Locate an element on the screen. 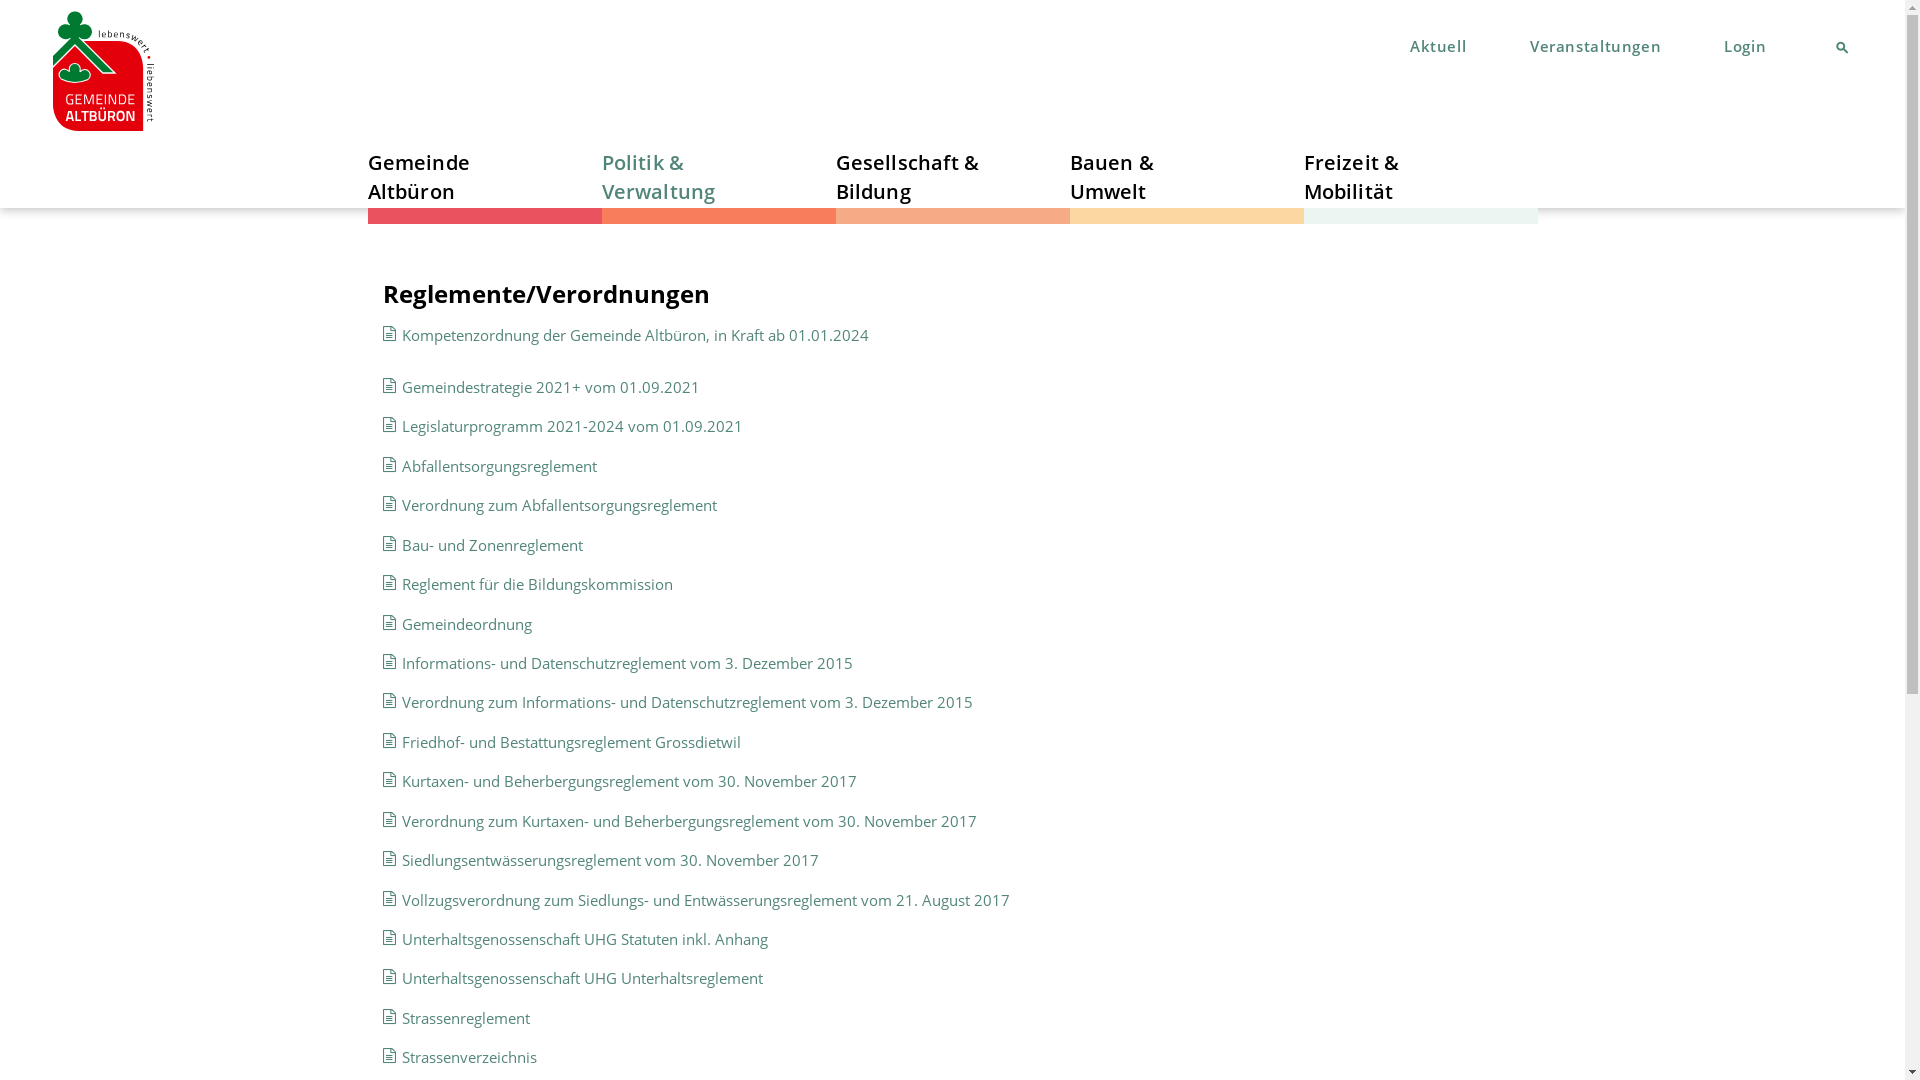 This screenshot has width=1920, height=1080. 'Gemeindestrategie 2021+ vom 01.09.2021' is located at coordinates (551, 386).